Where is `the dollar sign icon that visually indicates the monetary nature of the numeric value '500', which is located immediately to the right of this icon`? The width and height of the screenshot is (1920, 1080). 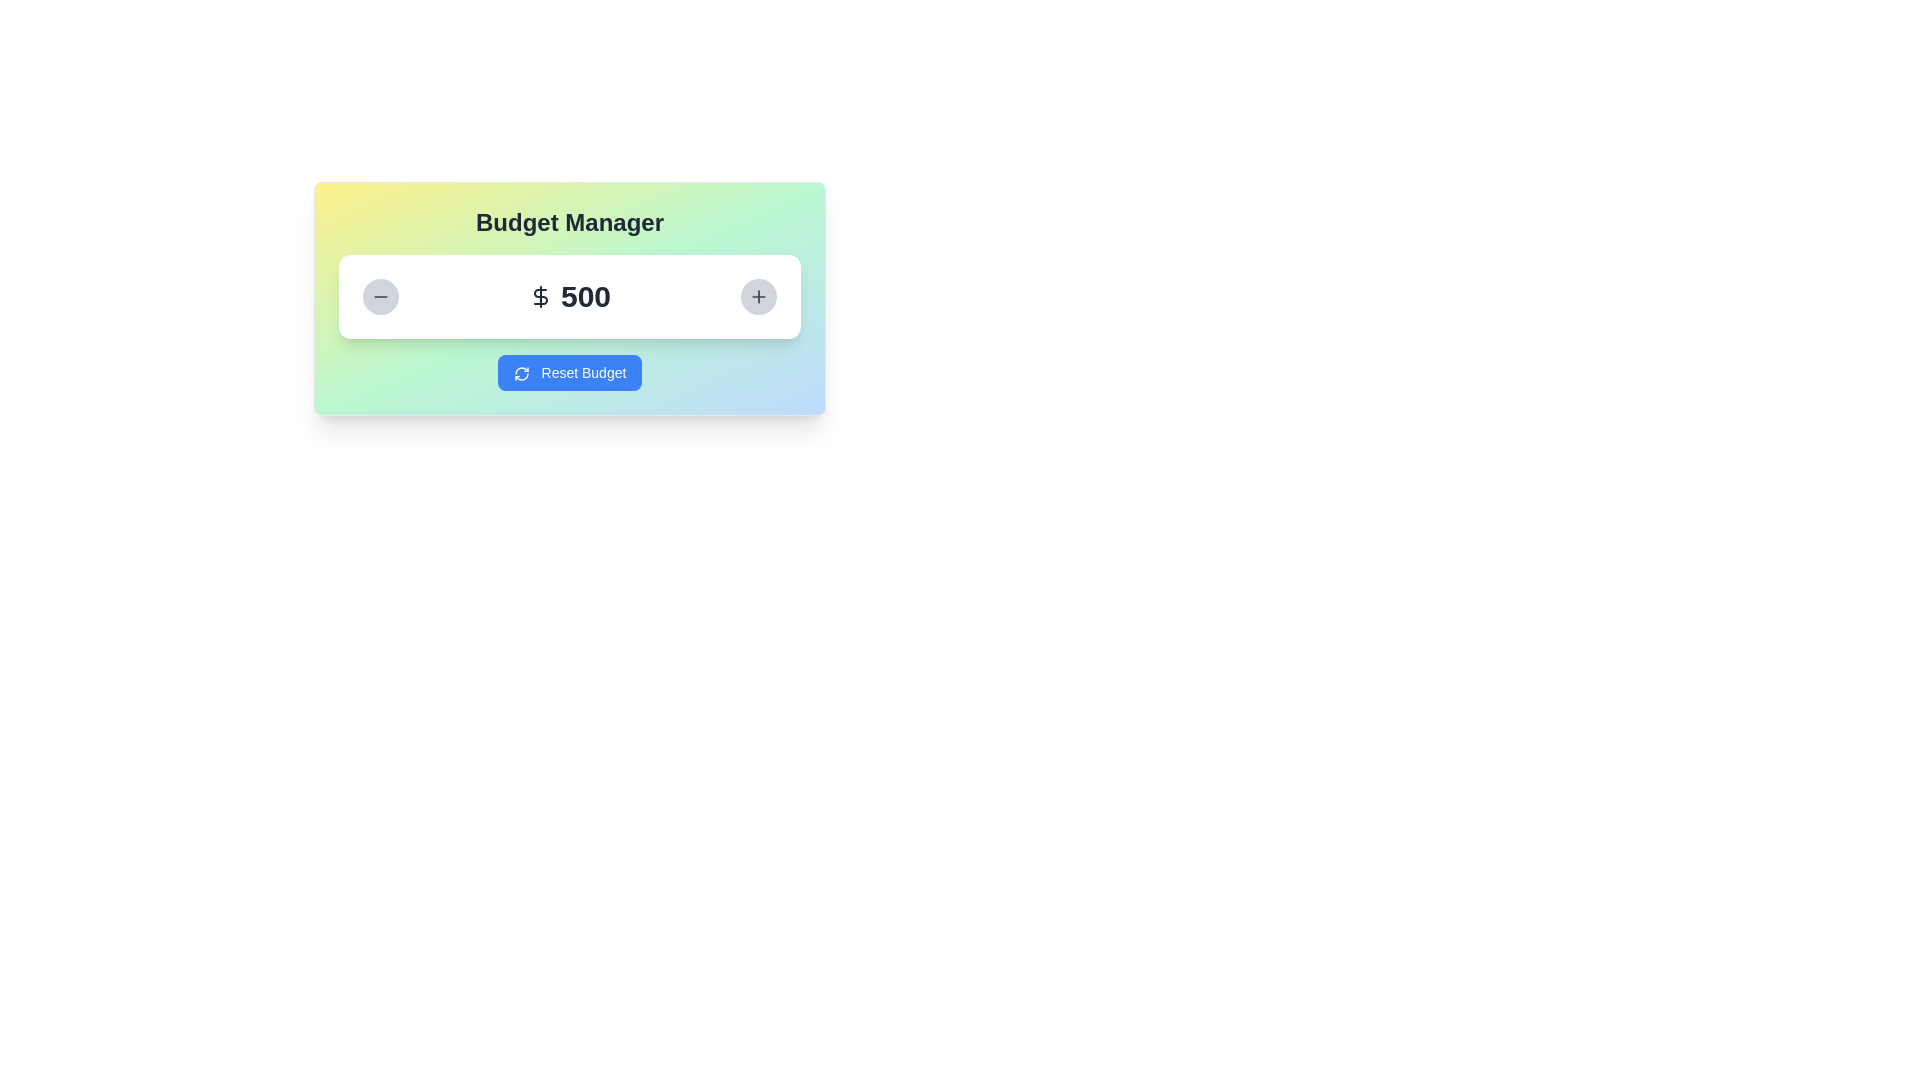 the dollar sign icon that visually indicates the monetary nature of the numeric value '500', which is located immediately to the right of this icon is located at coordinates (541, 297).